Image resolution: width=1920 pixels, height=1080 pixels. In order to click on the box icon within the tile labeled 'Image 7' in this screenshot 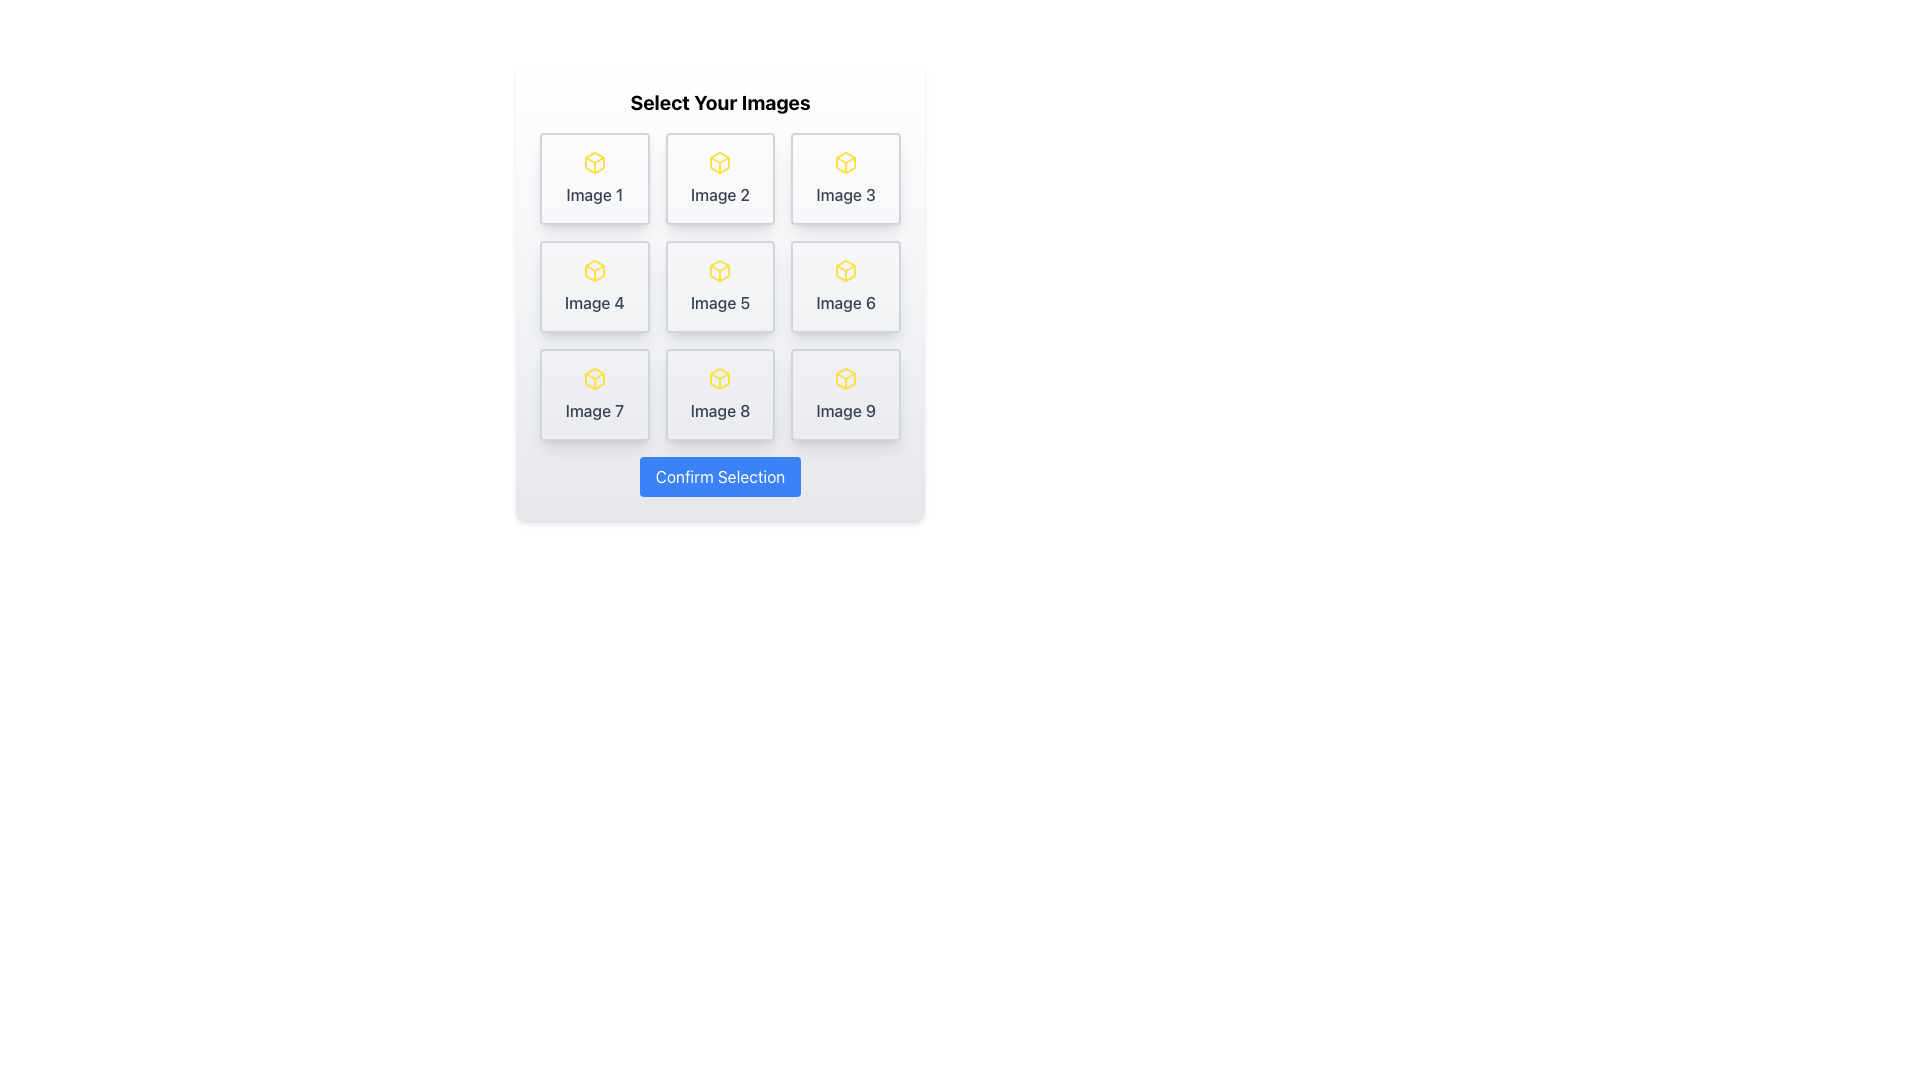, I will do `click(593, 378)`.